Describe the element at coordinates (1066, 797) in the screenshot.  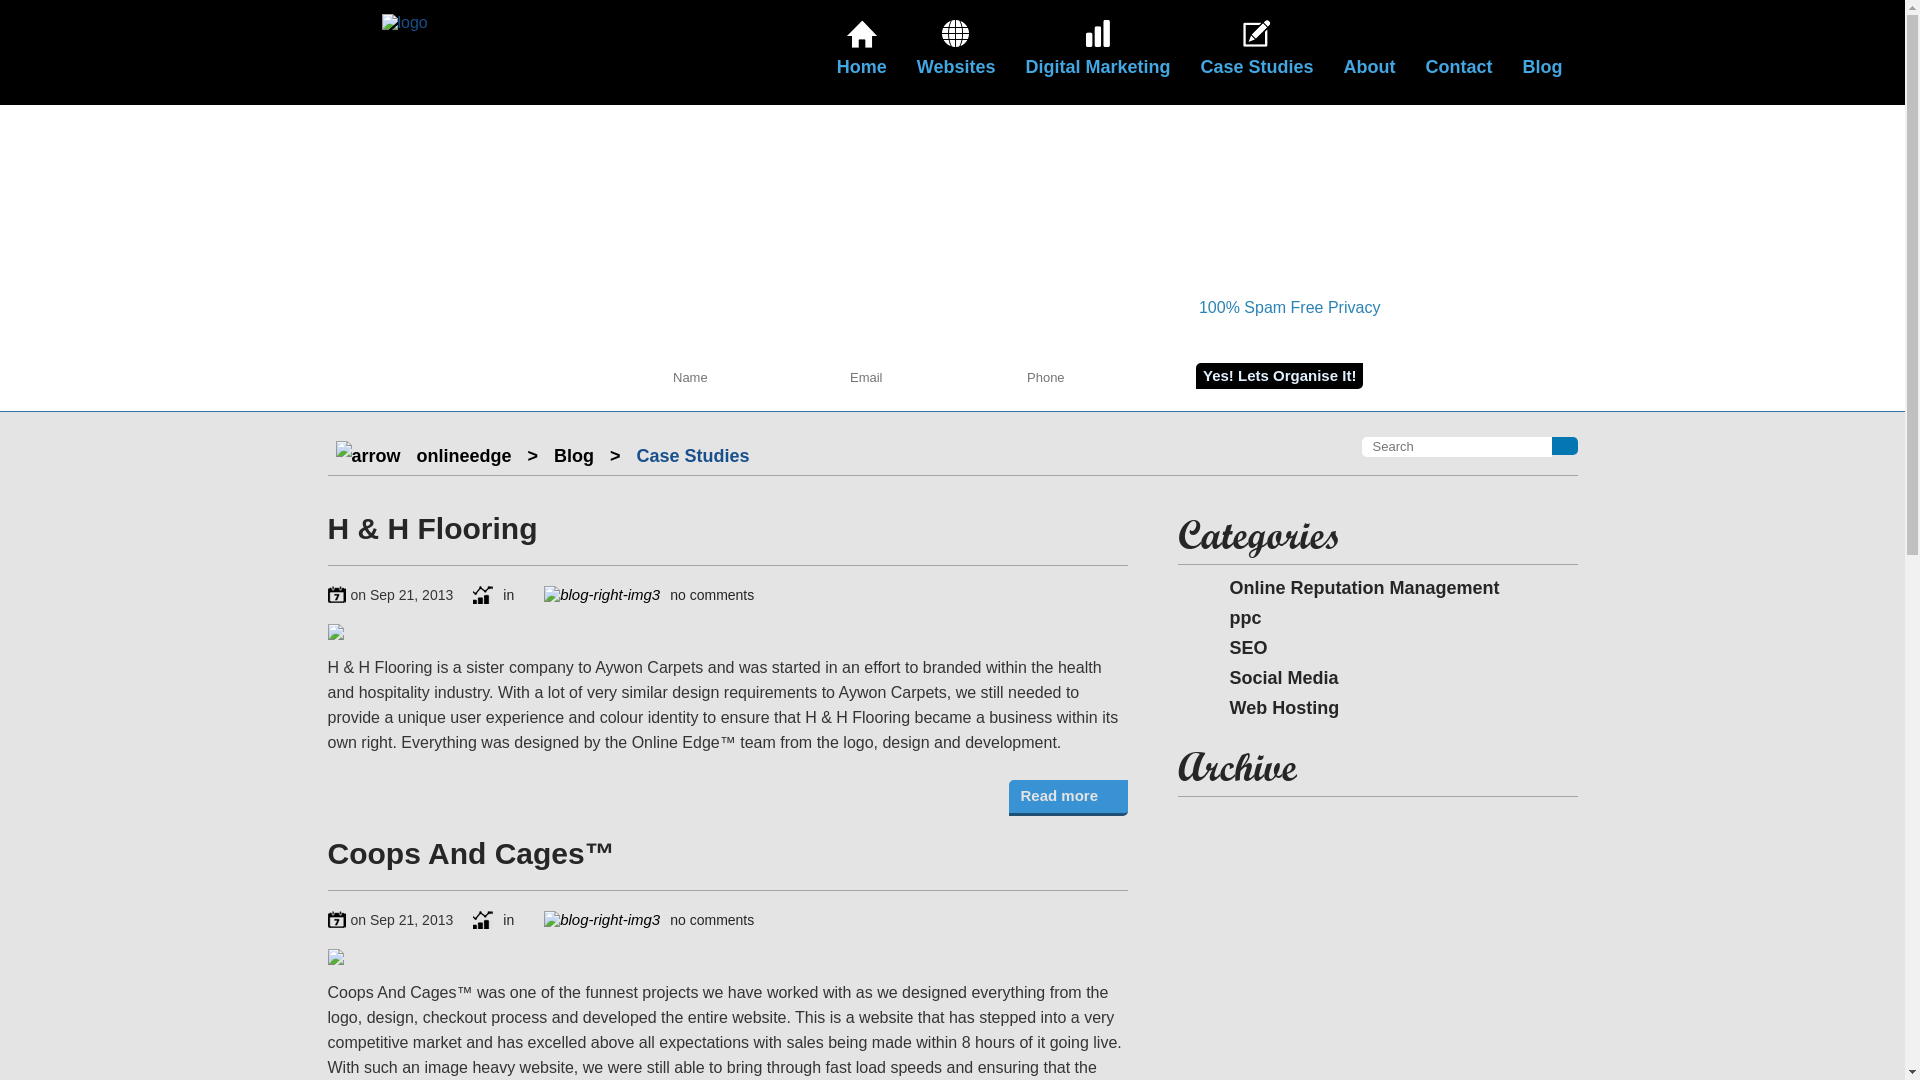
I see `'Read more'` at that location.